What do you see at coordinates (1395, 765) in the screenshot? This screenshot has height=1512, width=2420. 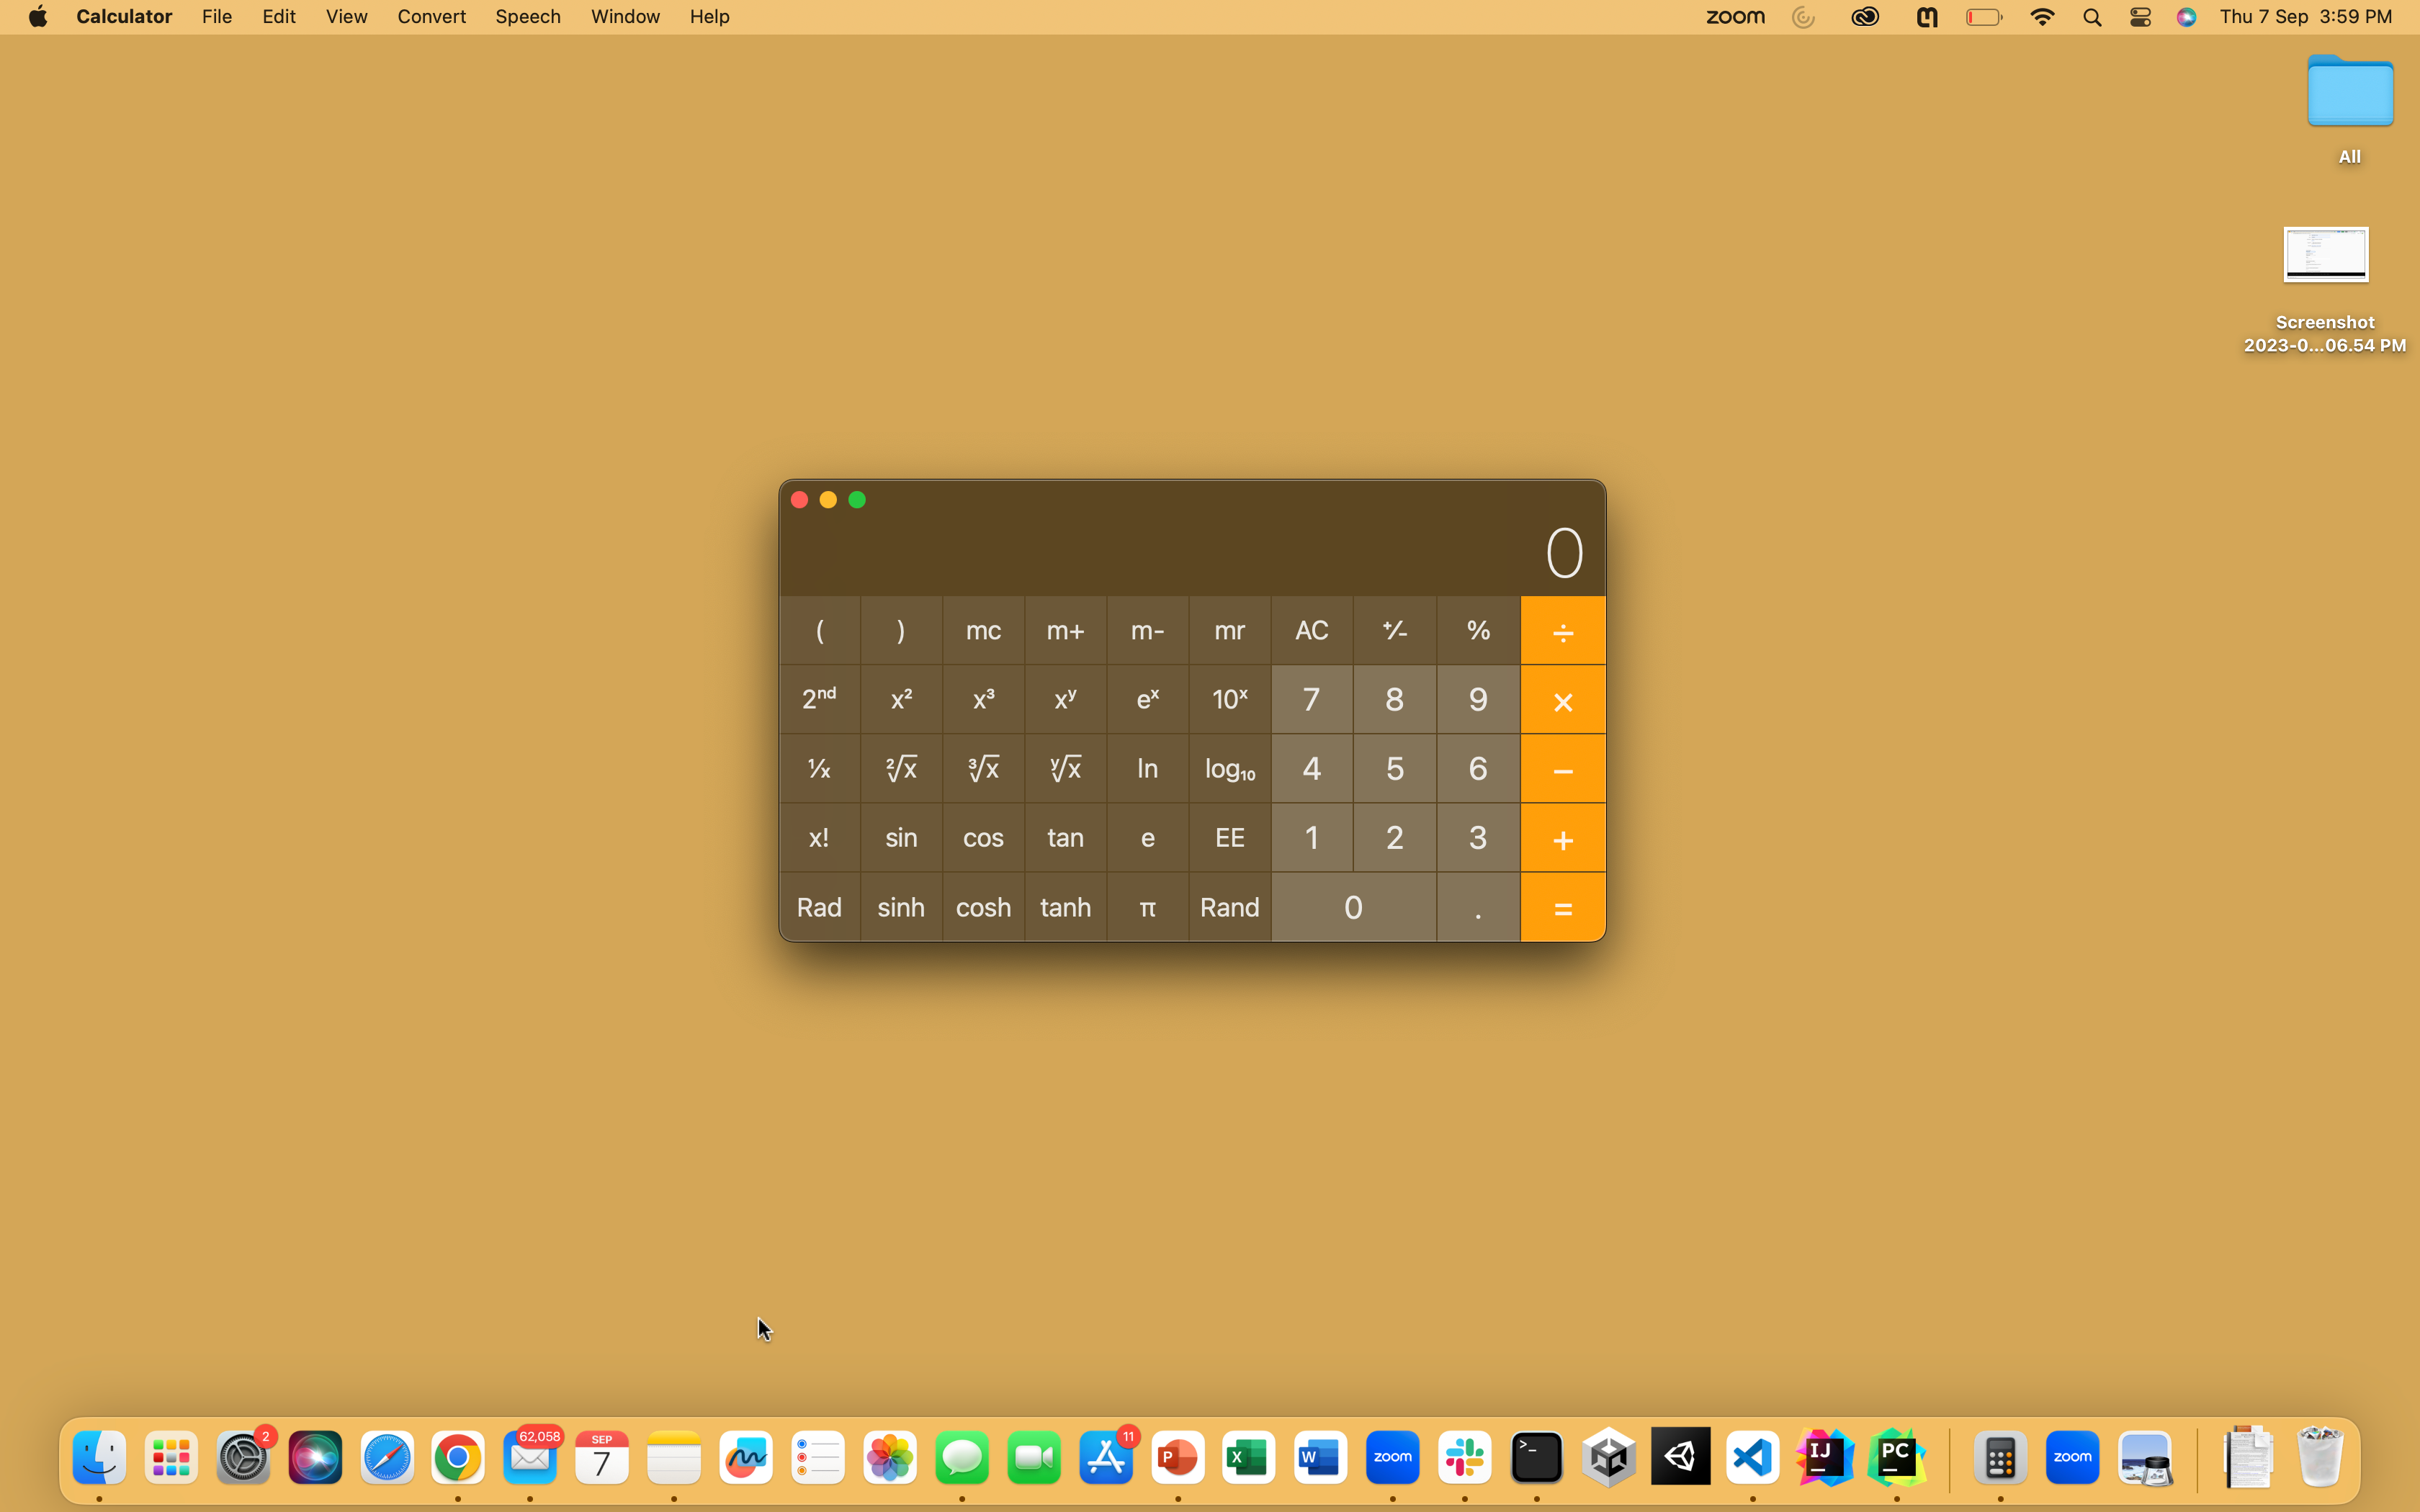 I see `Compute the inverse of 5` at bounding box center [1395, 765].